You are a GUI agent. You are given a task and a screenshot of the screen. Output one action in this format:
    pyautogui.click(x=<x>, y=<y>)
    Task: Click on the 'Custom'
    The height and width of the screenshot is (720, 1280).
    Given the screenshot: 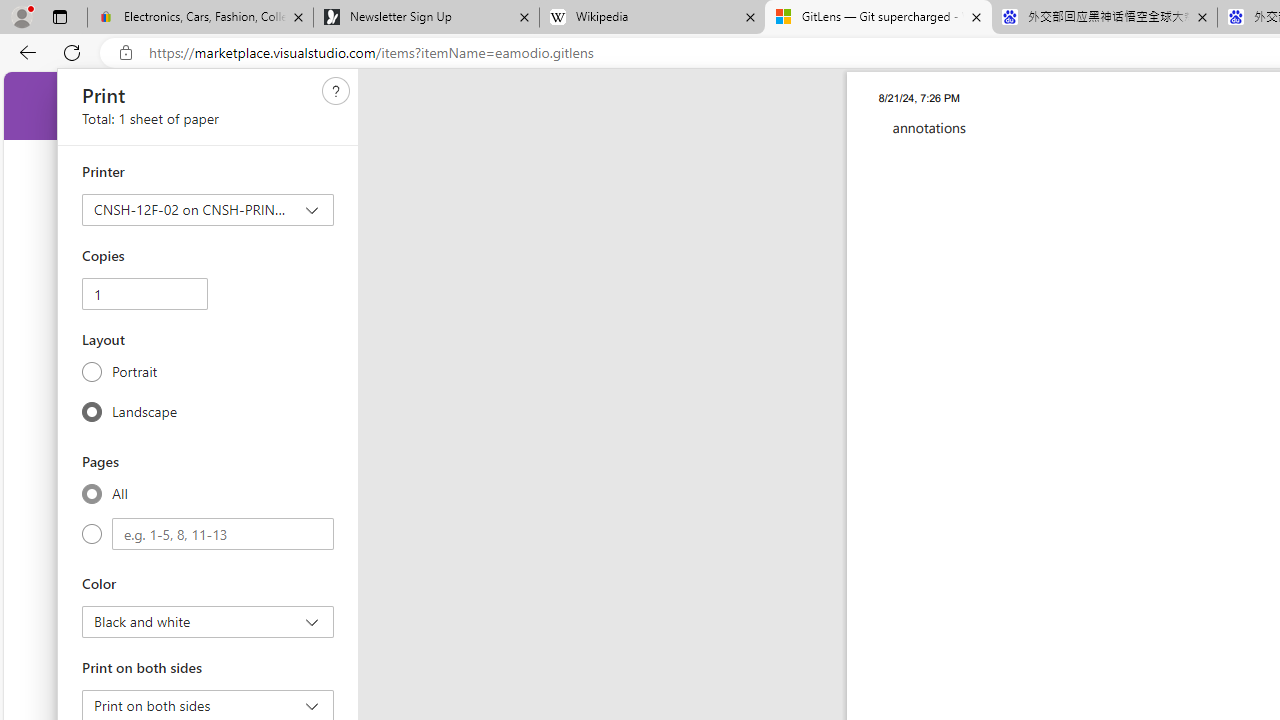 What is the action you would take?
    pyautogui.click(x=91, y=533)
    